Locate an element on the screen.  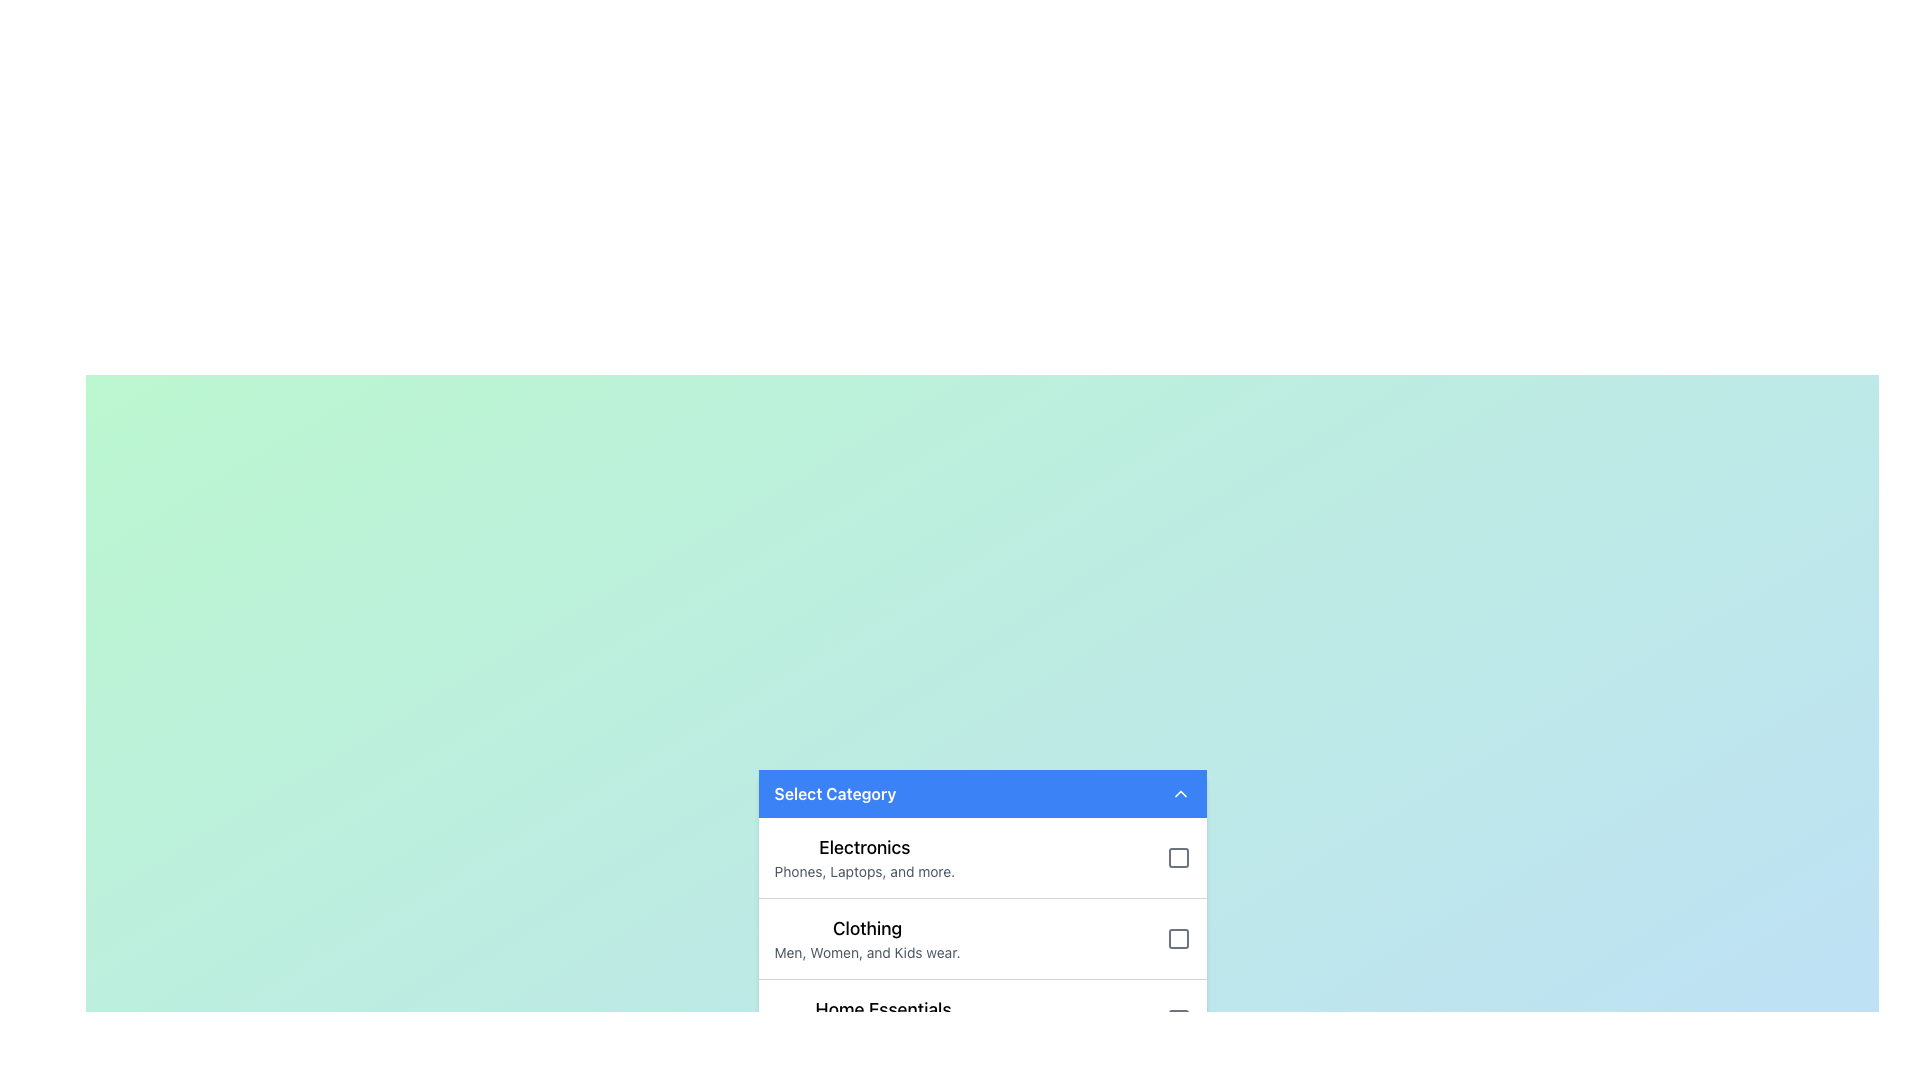
the gray toggle button located on the far-right side of the 'Electronics' row, adjacent to the text 'Phones, Laptops, and more.' is located at coordinates (1178, 856).